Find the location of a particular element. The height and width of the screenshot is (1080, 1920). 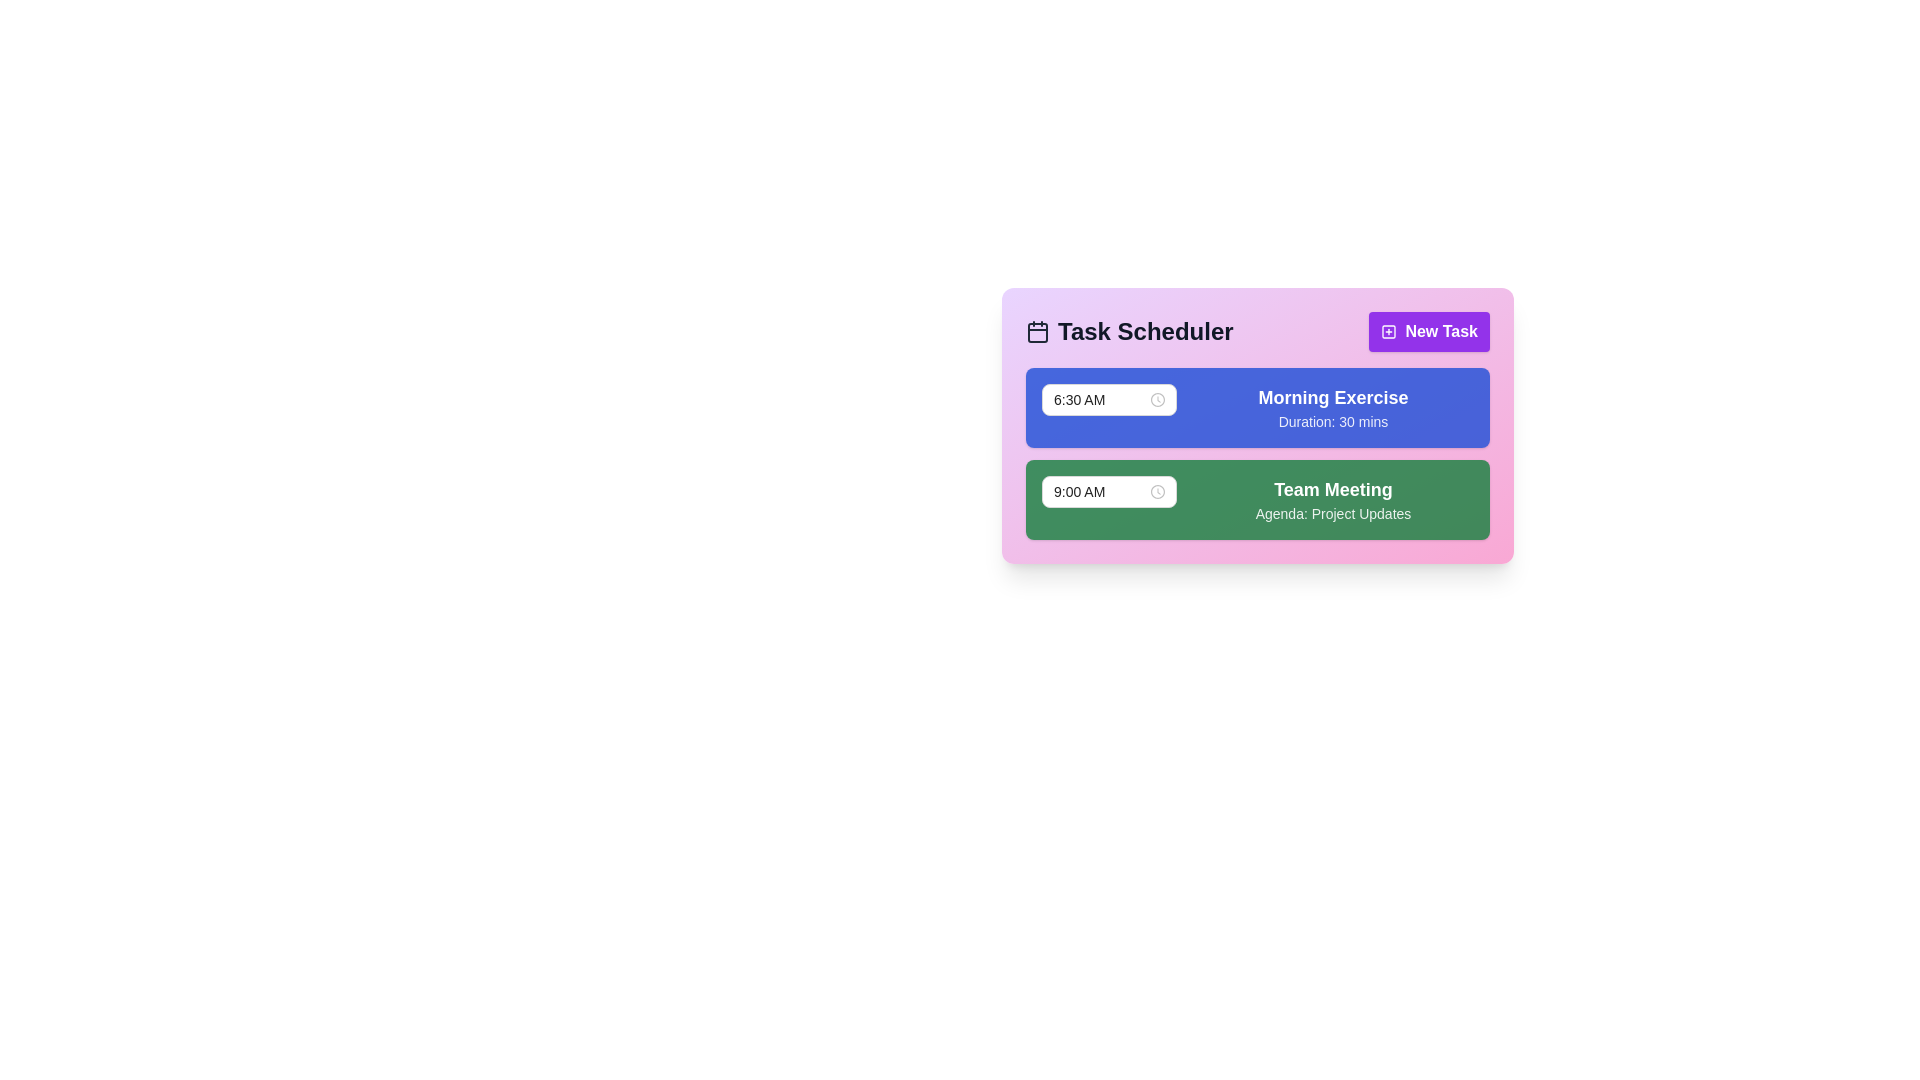

the inner rectangle of the calendar icon, which visually represents the calendar content, located above the 'Task Scheduler' text is located at coordinates (1037, 331).